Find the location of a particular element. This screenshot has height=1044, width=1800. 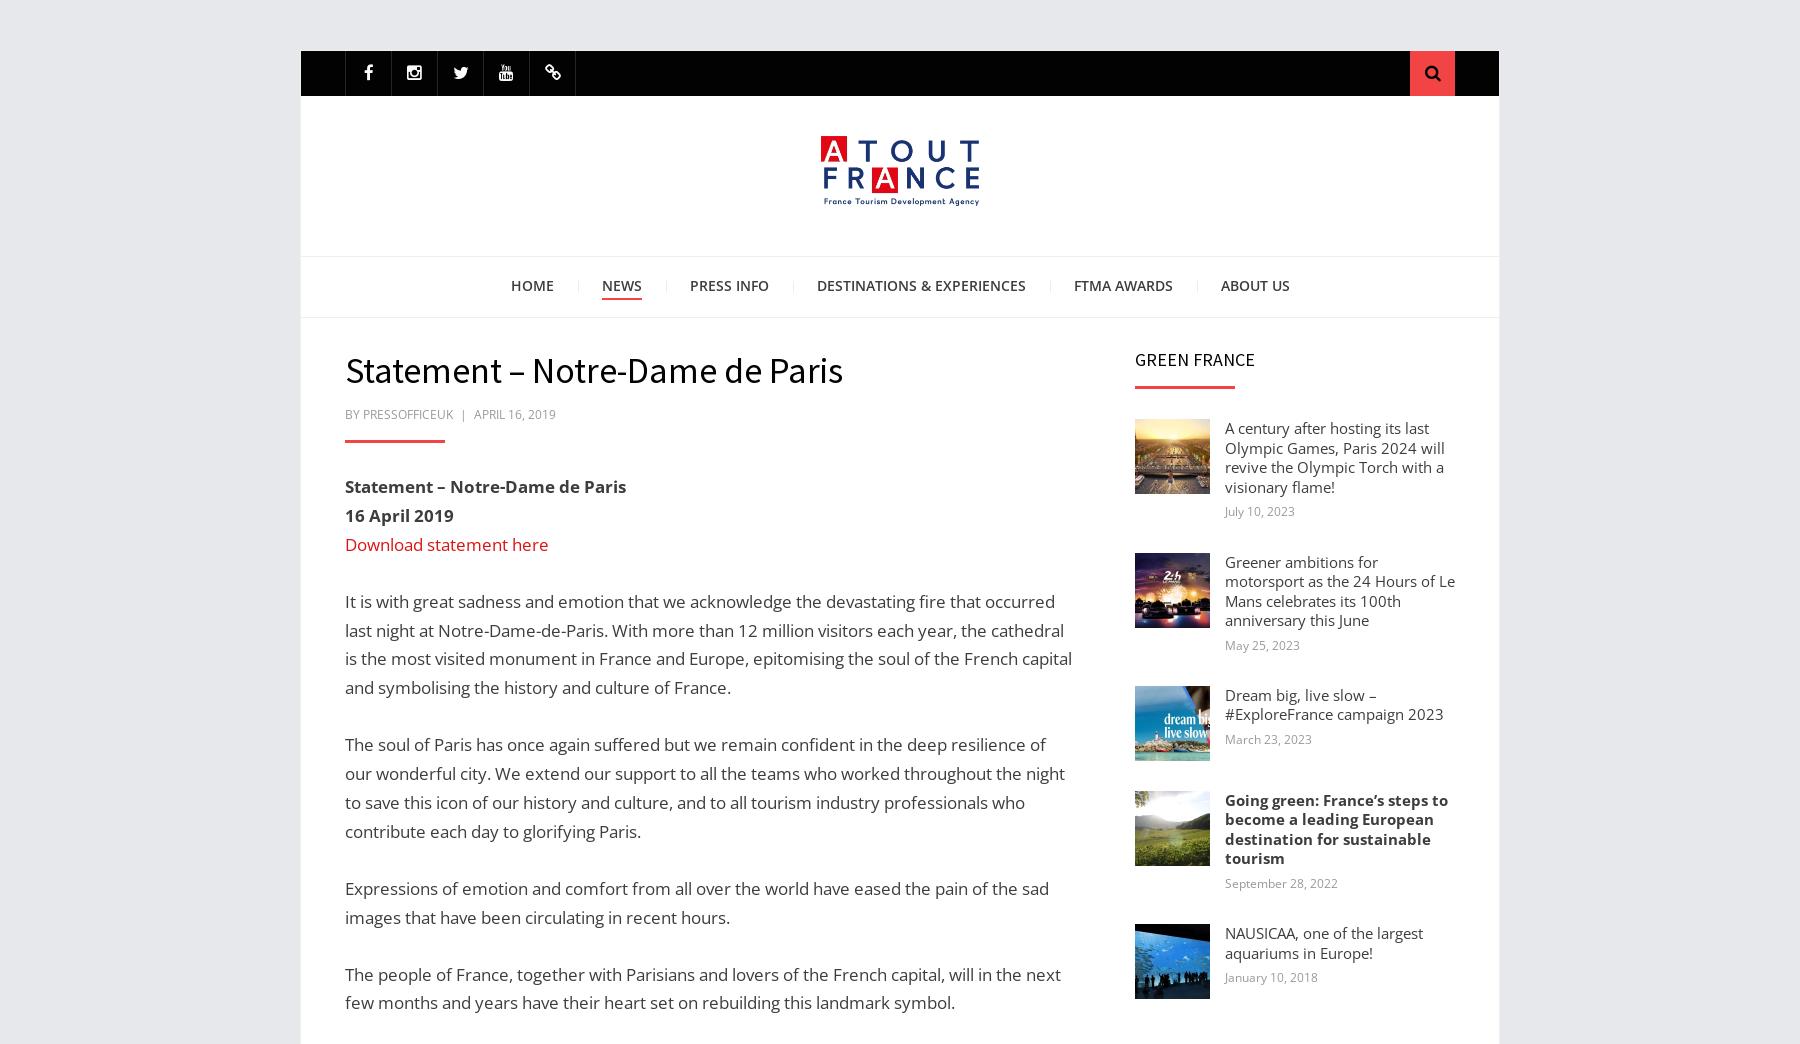

'Going green: France’s steps to become a leading European destination for sustainable tourism' is located at coordinates (1224, 827).